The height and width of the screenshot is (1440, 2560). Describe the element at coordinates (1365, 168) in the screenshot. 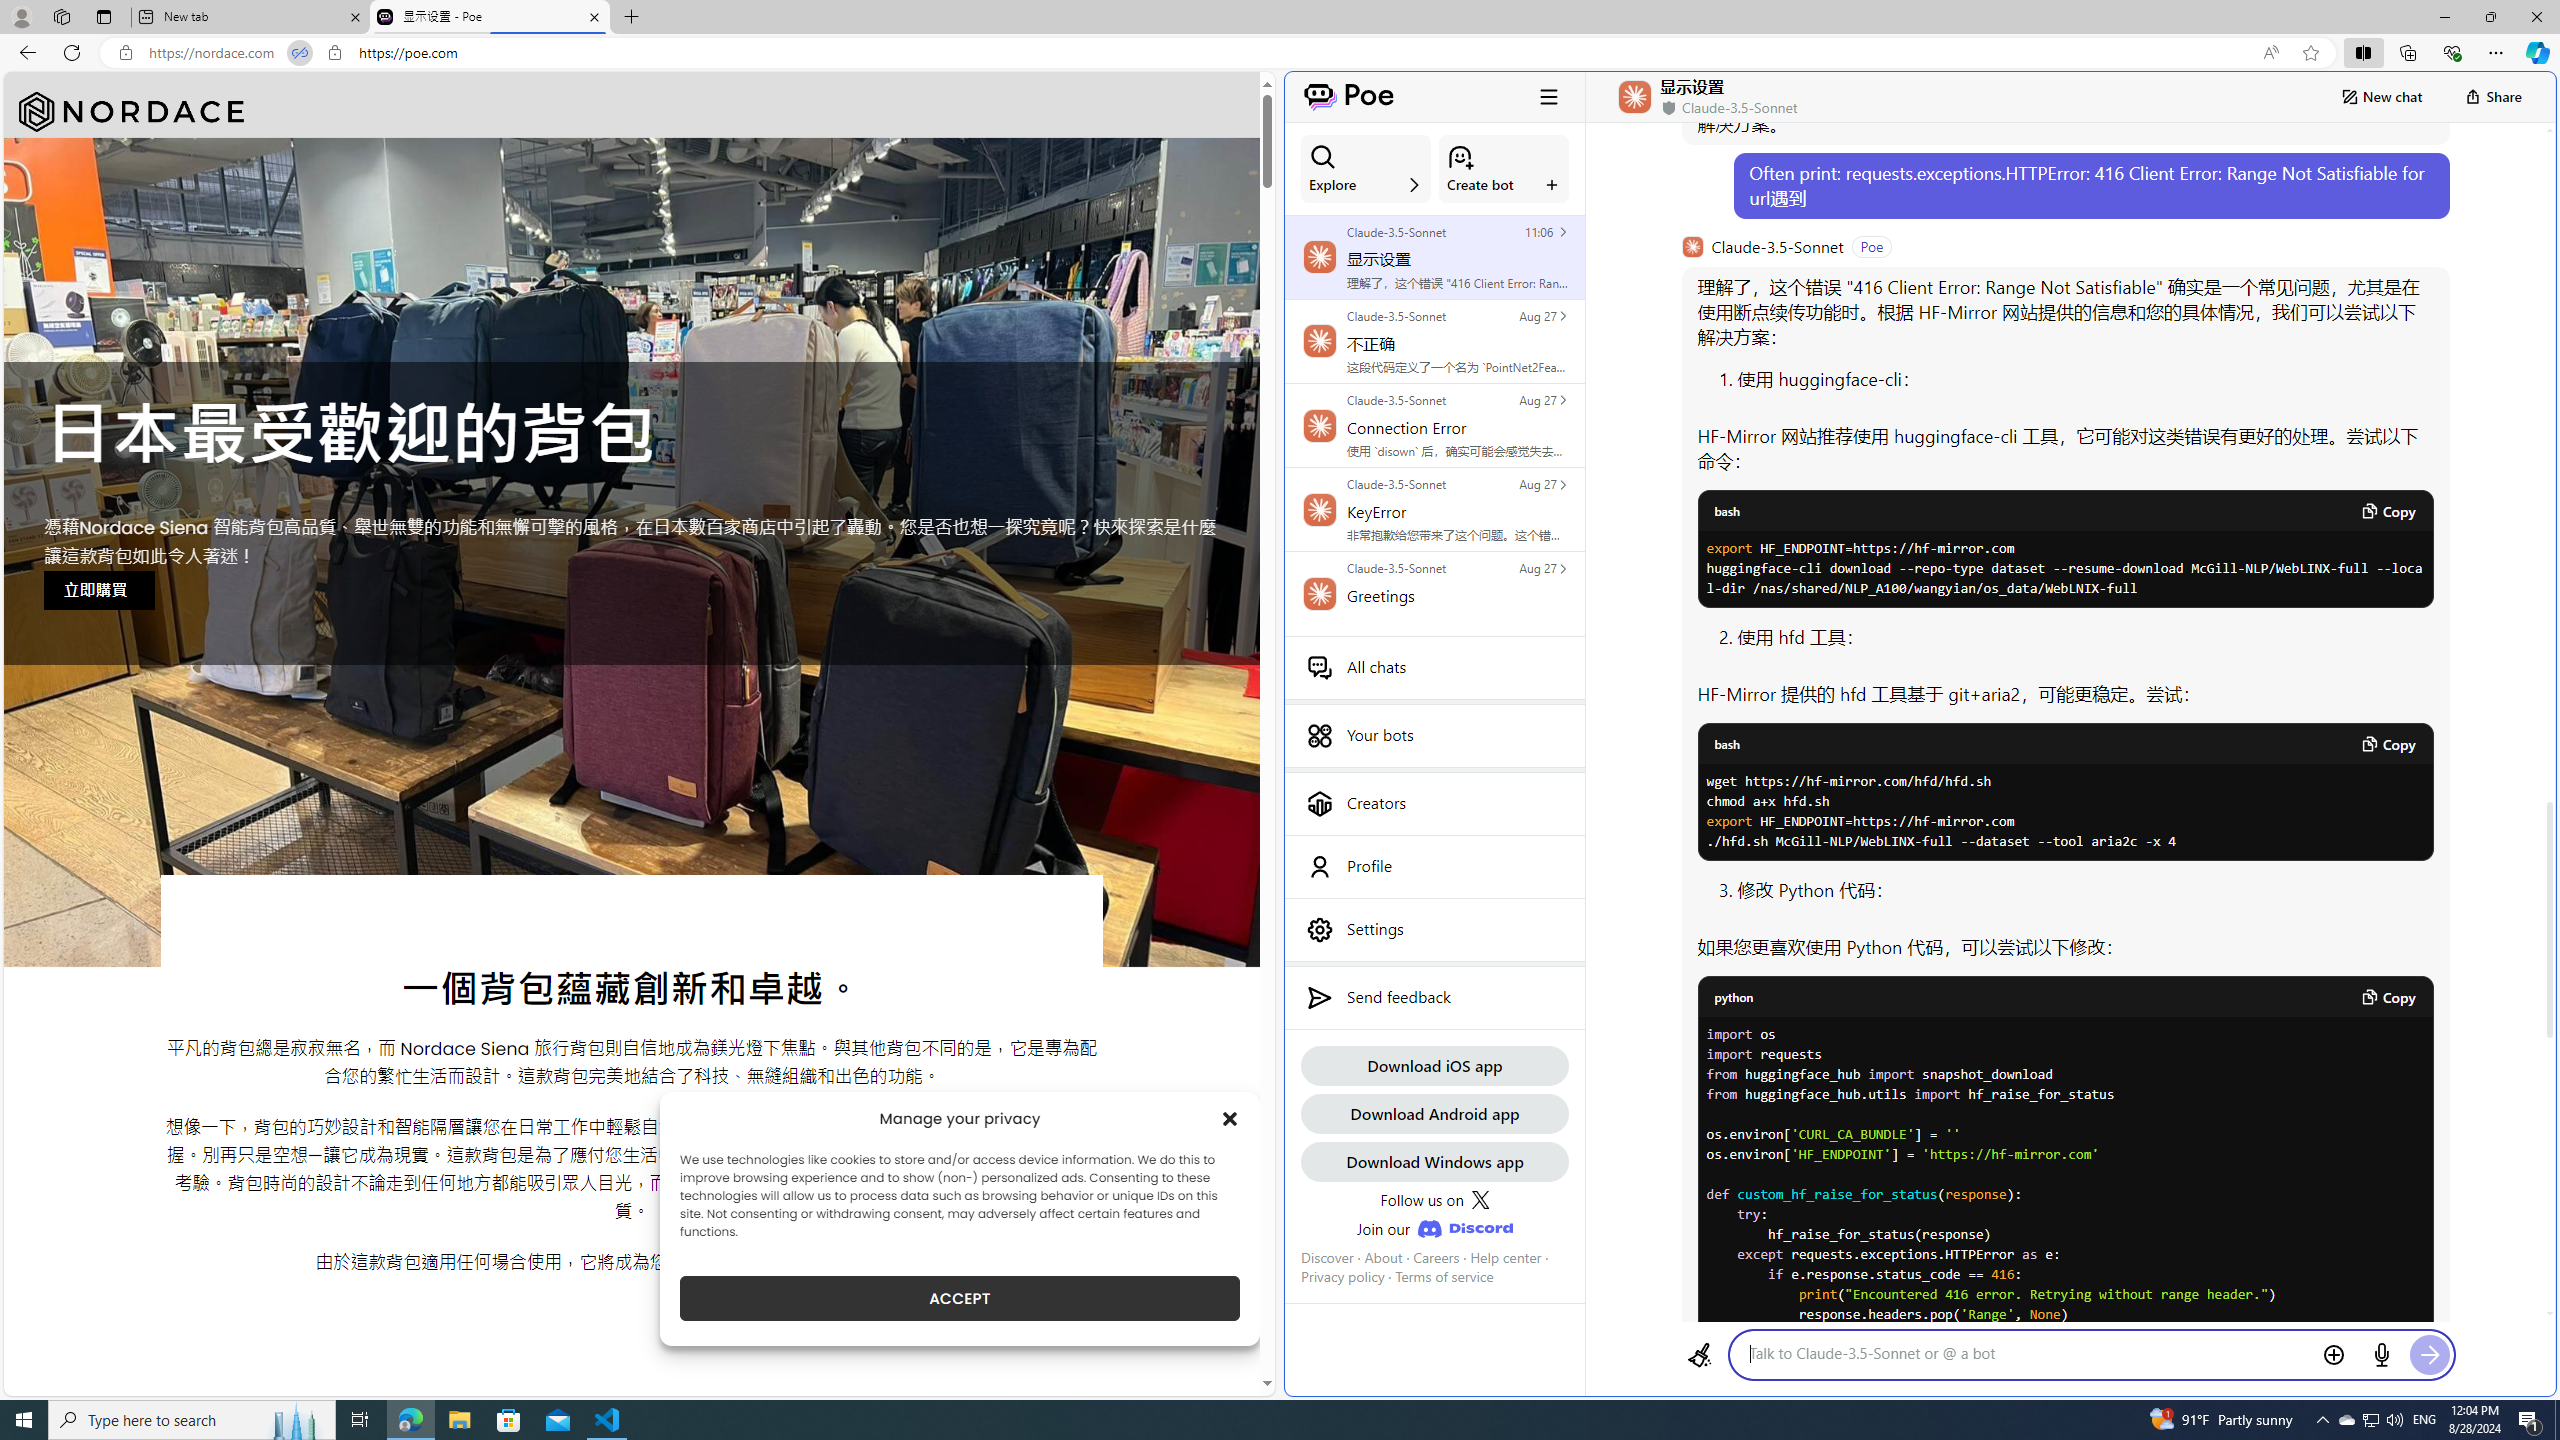

I see `'Explore'` at that location.